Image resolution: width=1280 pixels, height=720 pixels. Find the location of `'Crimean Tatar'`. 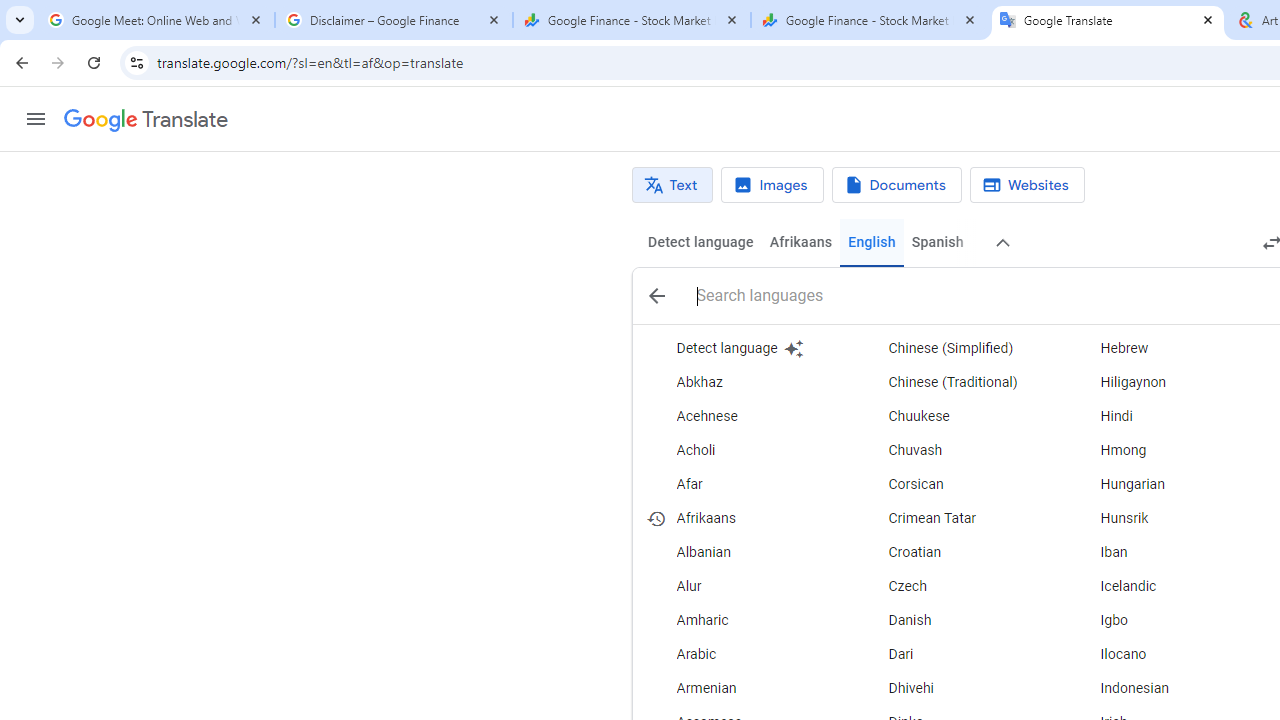

'Crimean Tatar' is located at coordinates (956, 518).